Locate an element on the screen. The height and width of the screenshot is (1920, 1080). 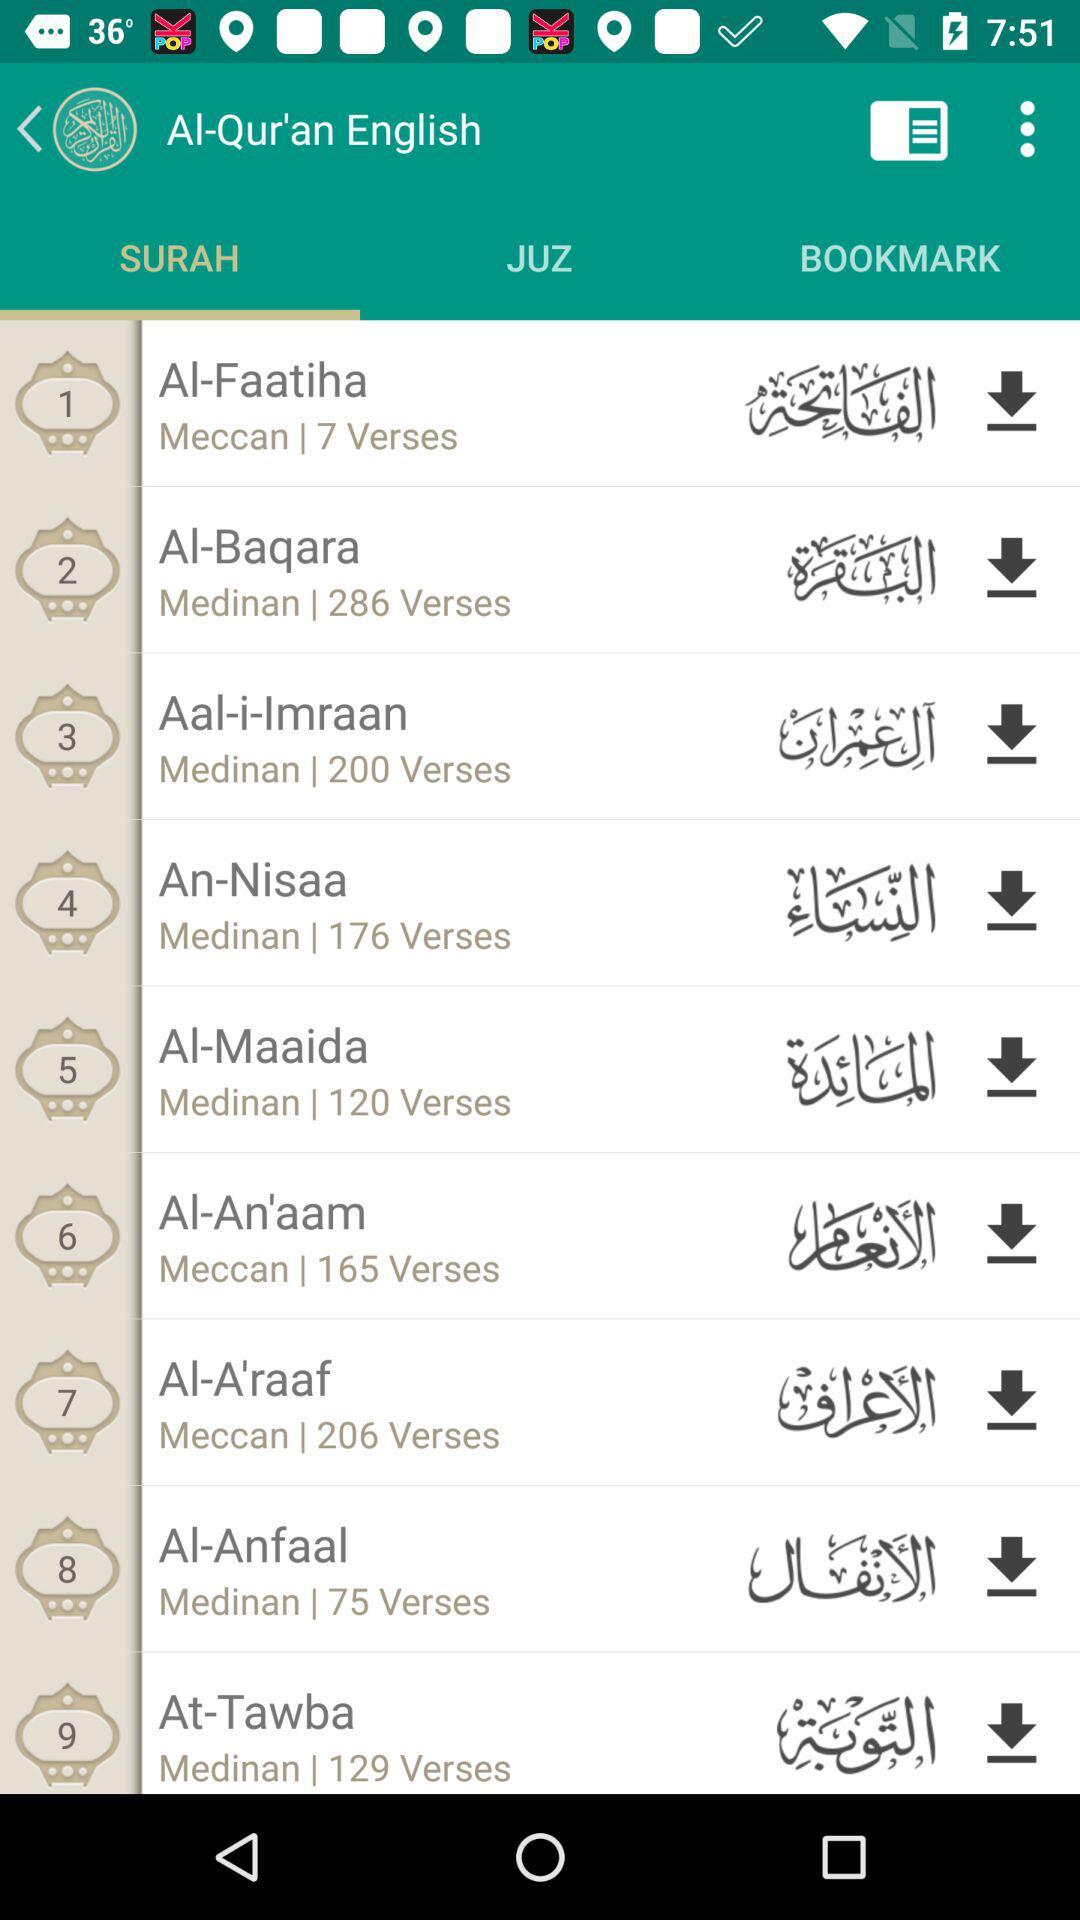
download is located at coordinates (1011, 1400).